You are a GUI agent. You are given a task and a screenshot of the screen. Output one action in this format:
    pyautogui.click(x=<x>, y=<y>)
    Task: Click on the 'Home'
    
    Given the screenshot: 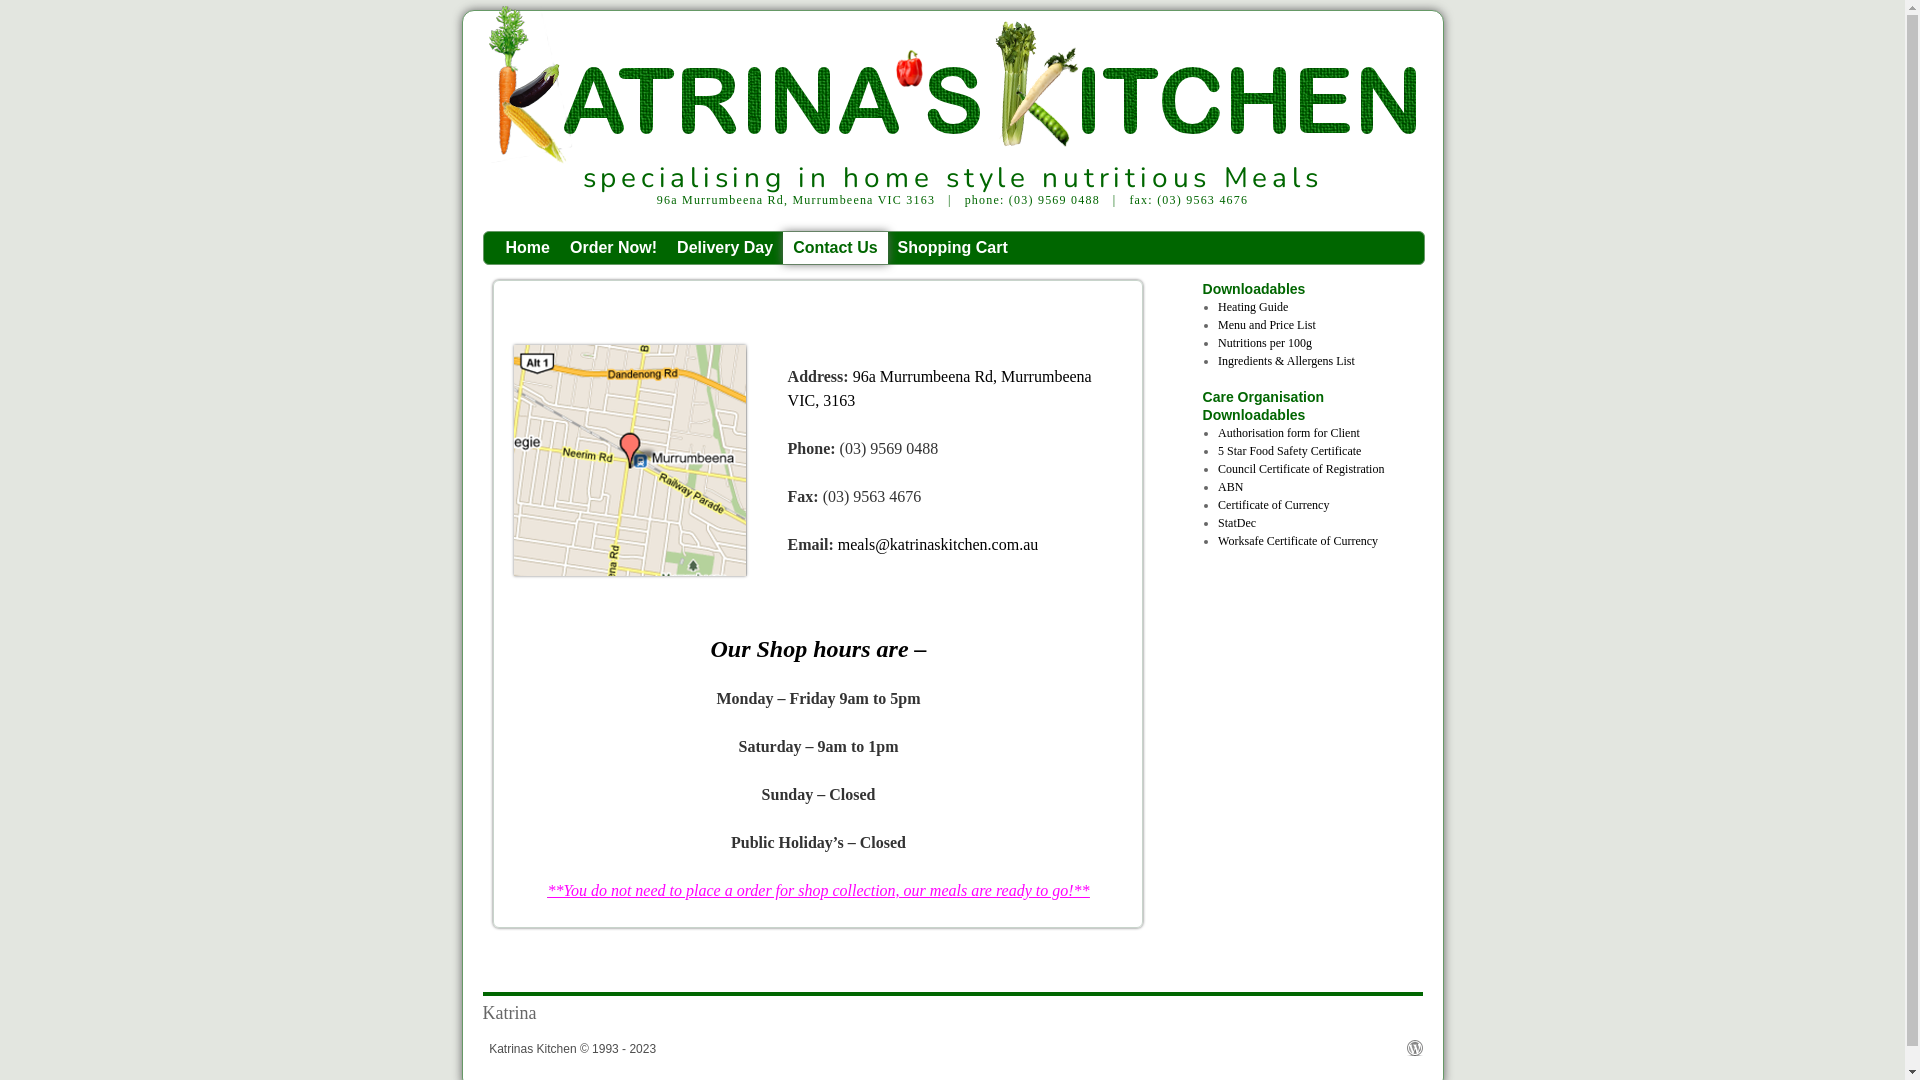 What is the action you would take?
    pyautogui.click(x=528, y=246)
    